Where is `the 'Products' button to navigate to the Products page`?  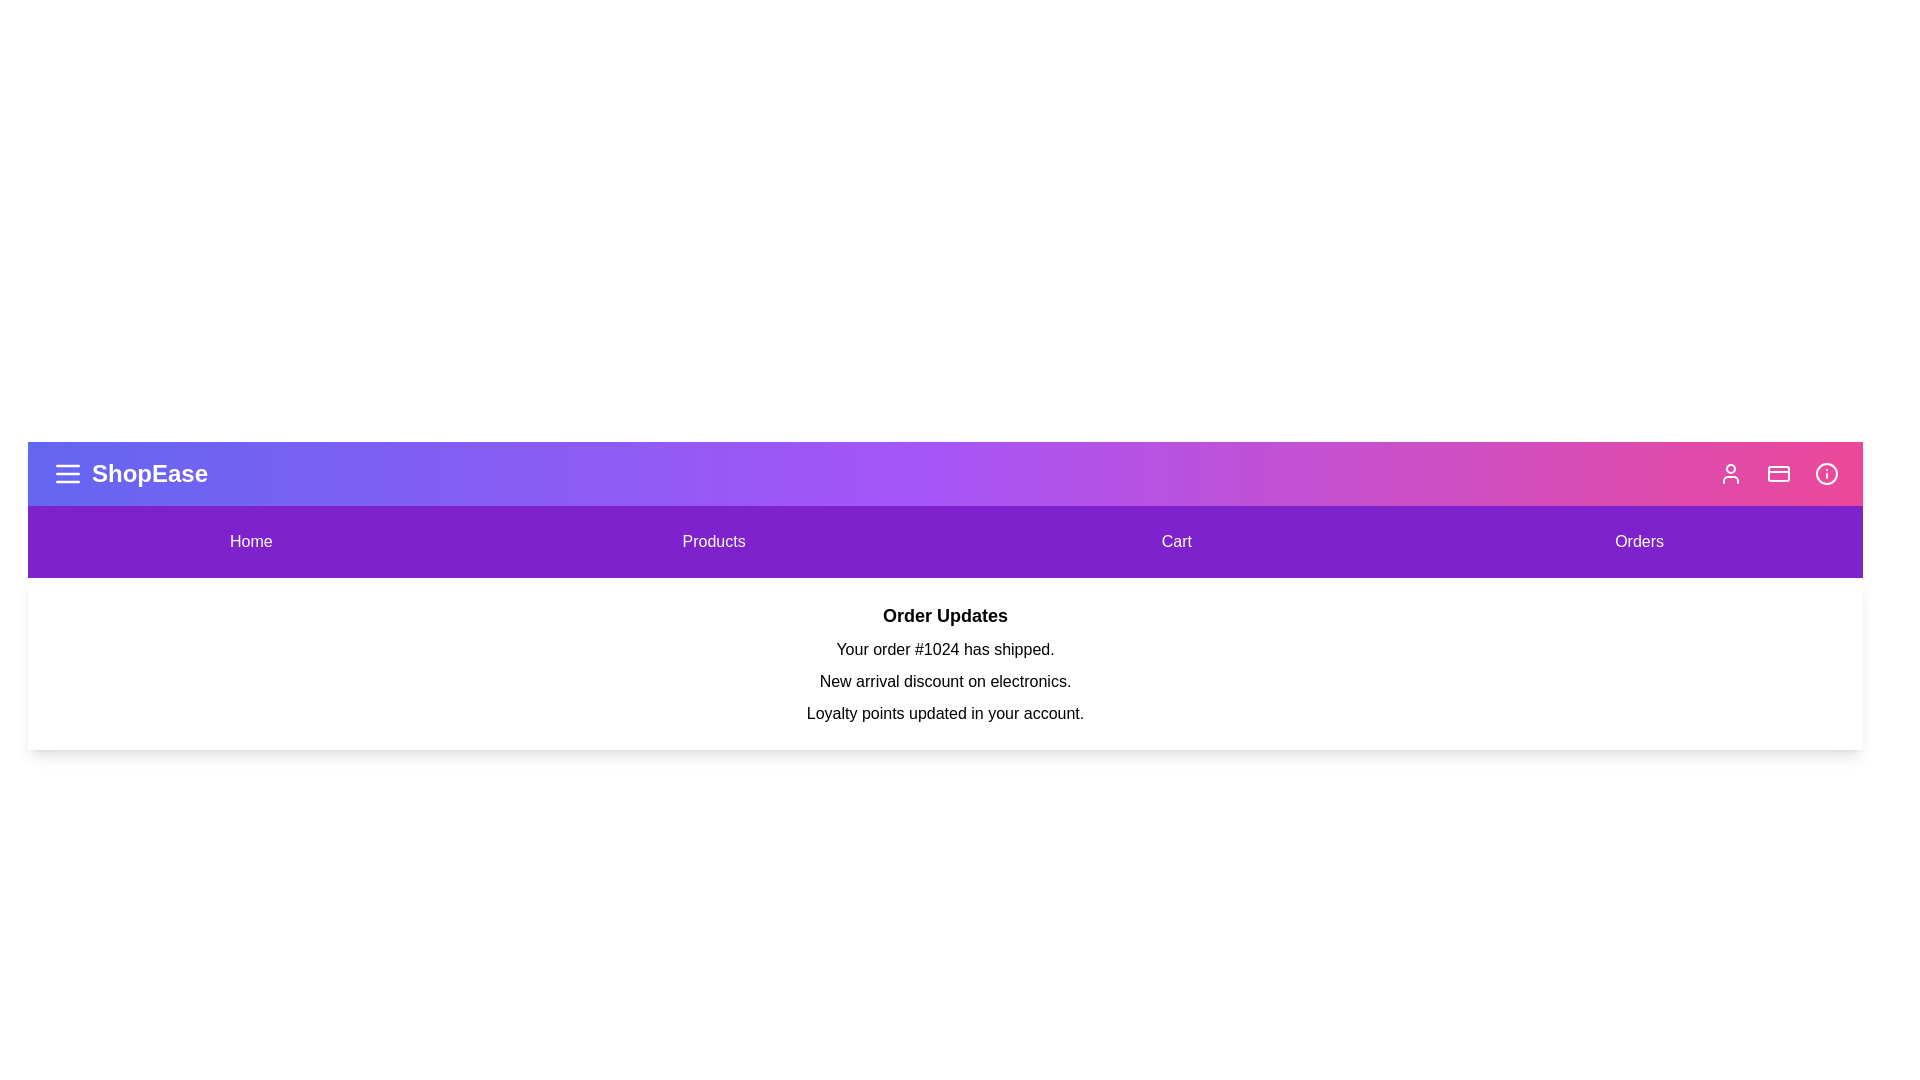
the 'Products' button to navigate to the Products page is located at coordinates (714, 542).